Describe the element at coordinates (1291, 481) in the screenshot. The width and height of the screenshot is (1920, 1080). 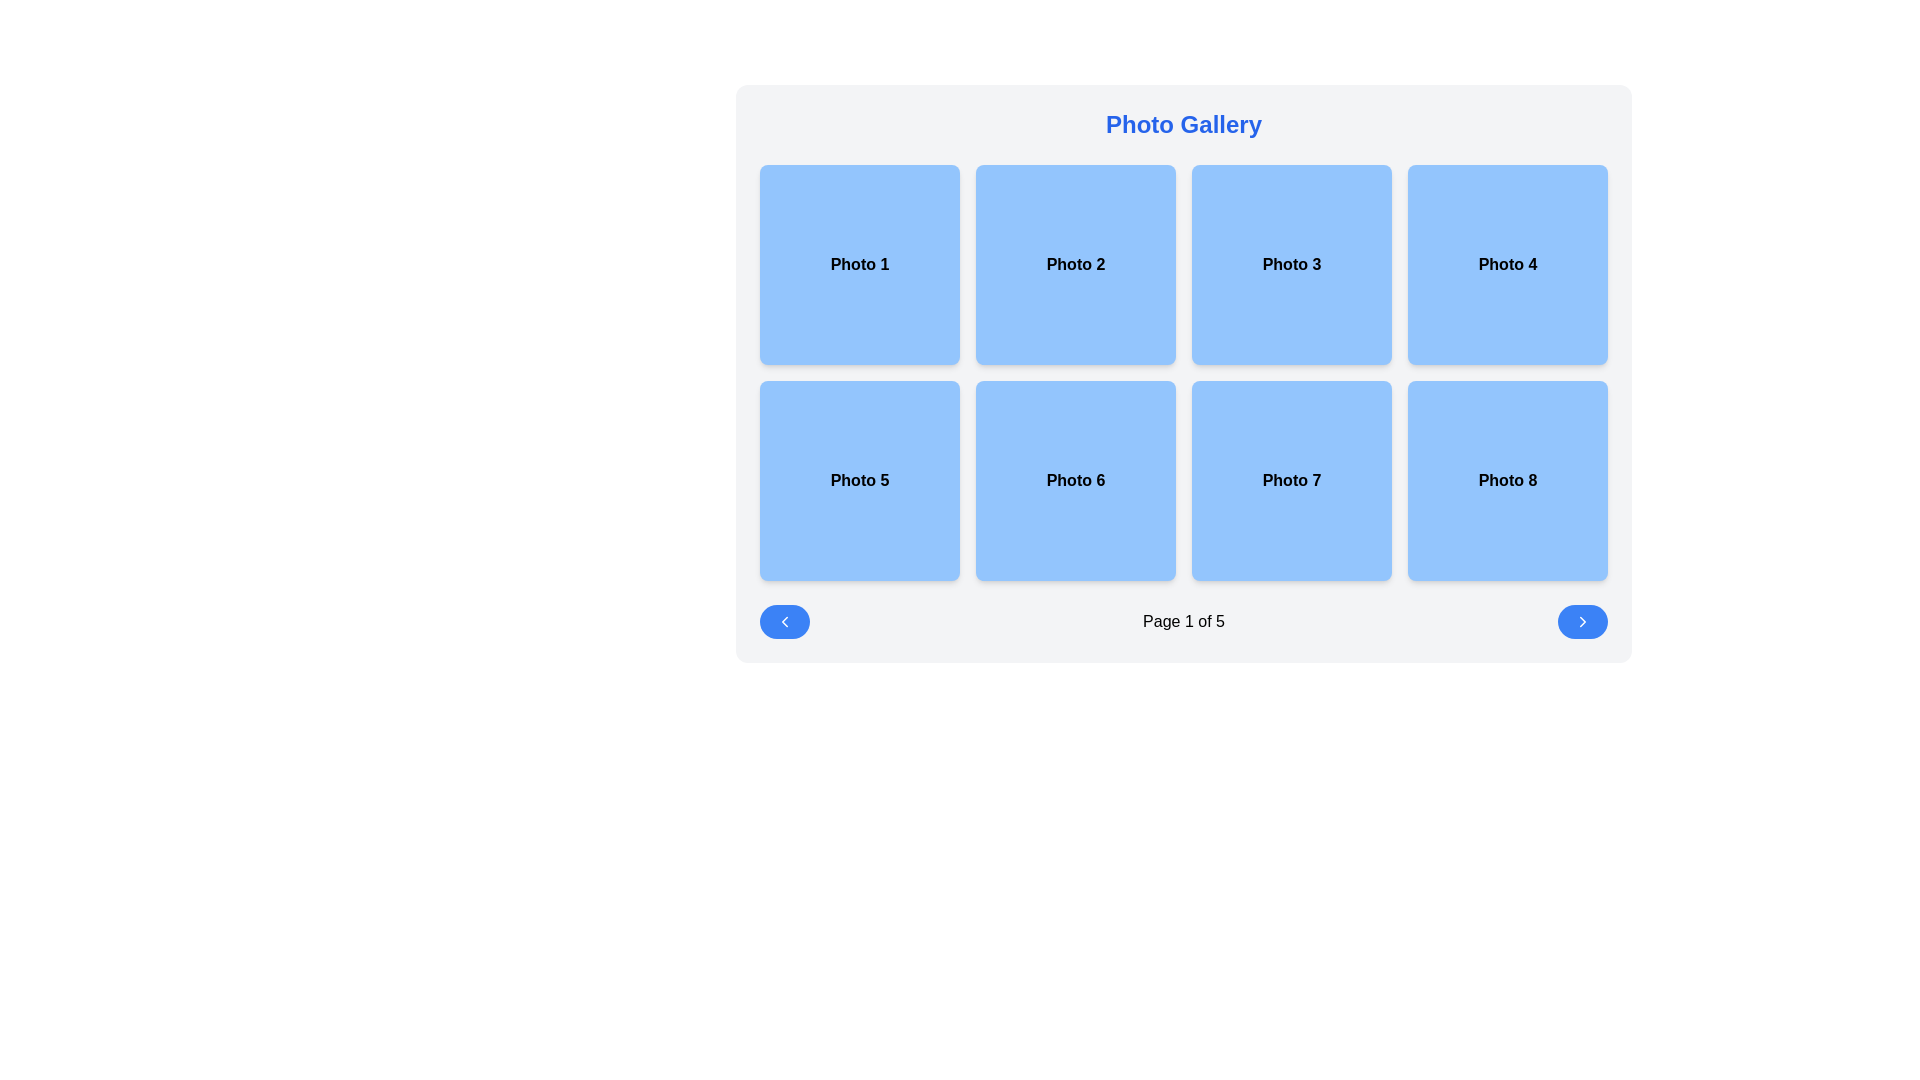
I see `the static label or button labeled 'Photo 7', which is located in the second row, third column of a 4x2 grid` at that location.